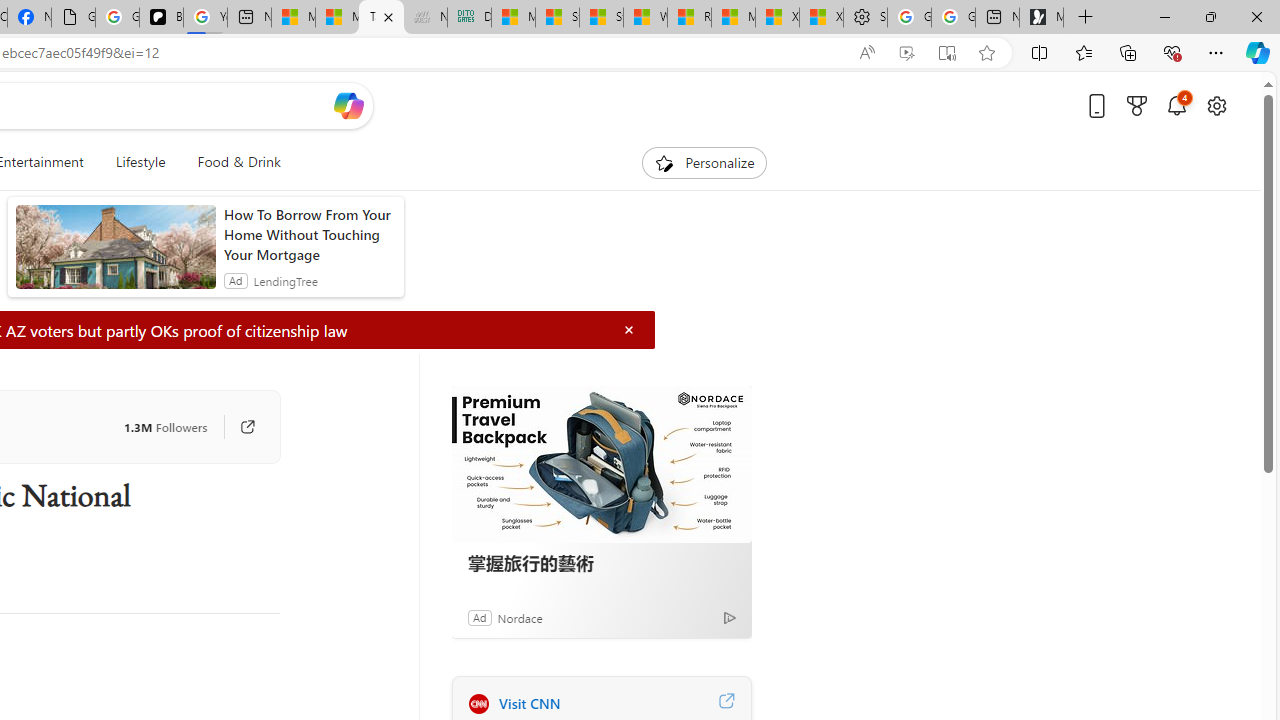  Describe the element at coordinates (239, 162) in the screenshot. I see `'Food & Drink'` at that location.